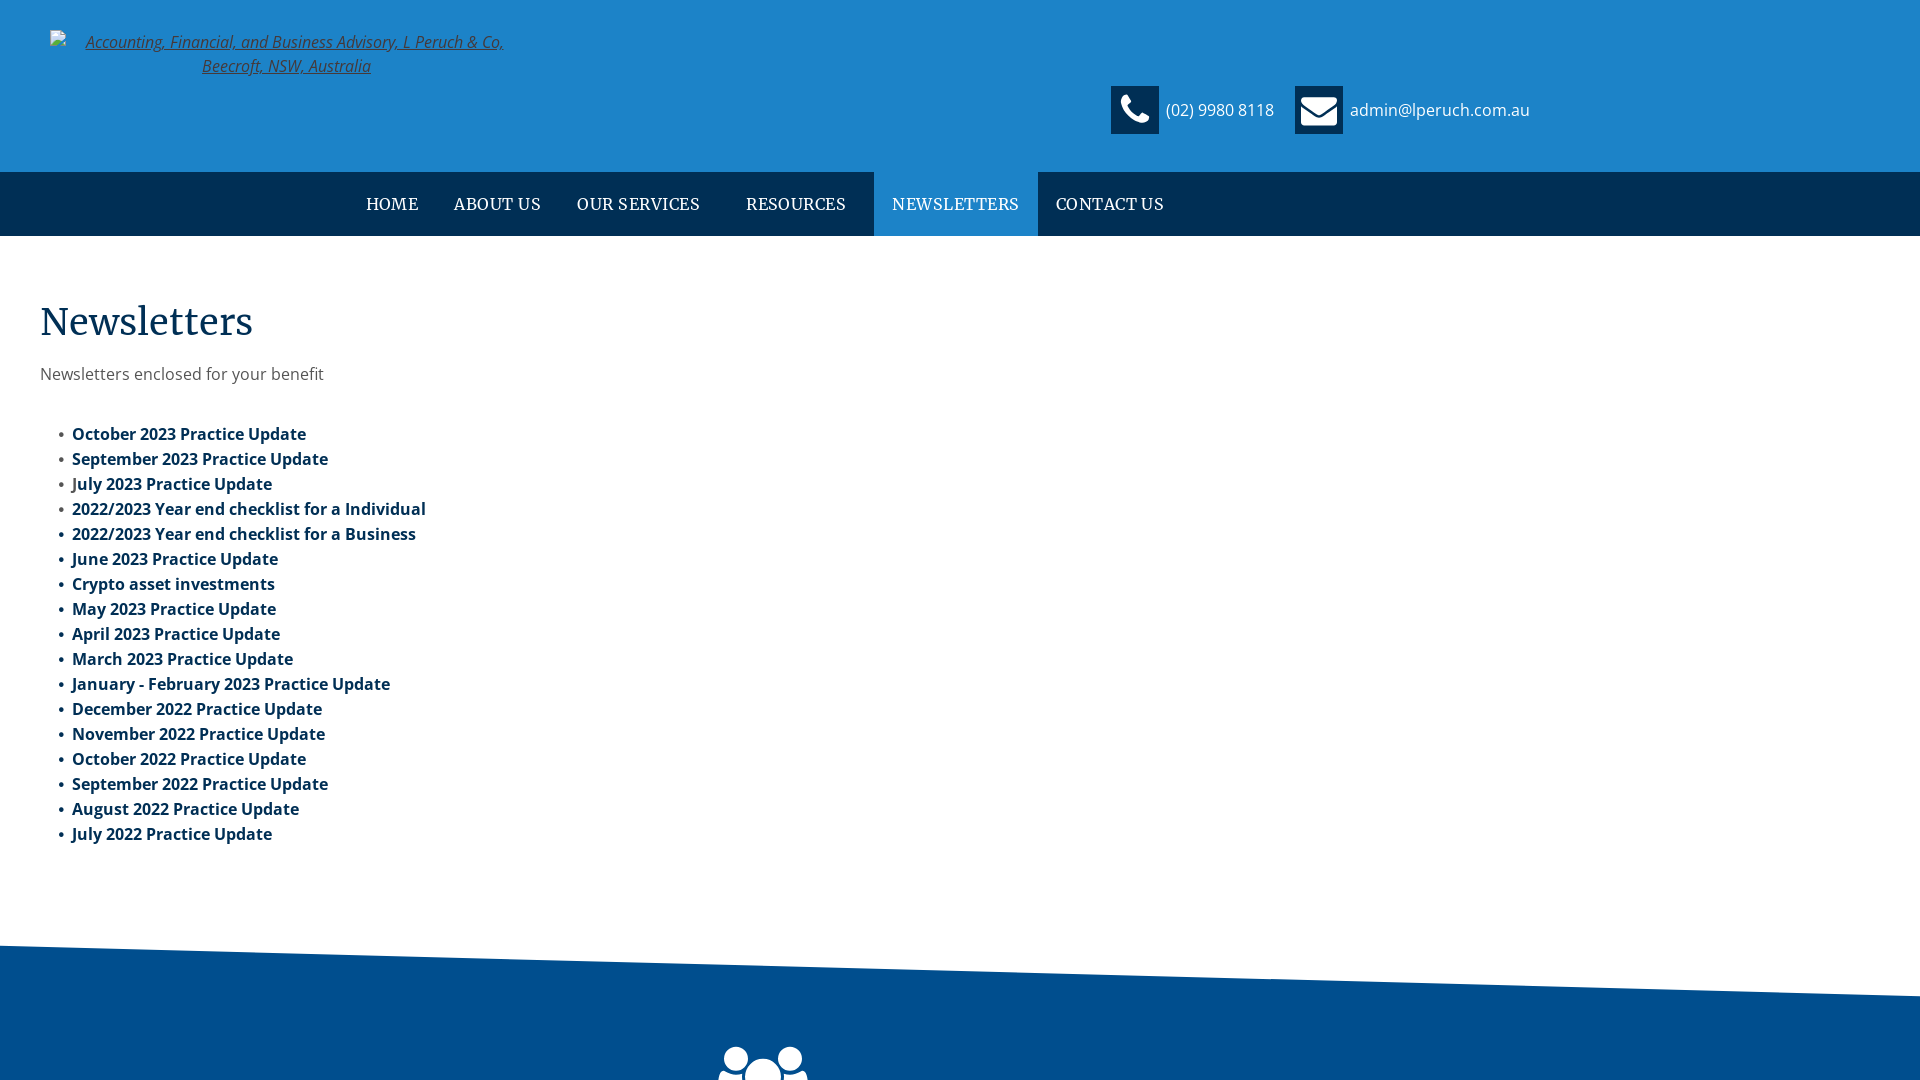 The image size is (1920, 1080). I want to click on 'Crypto asset investments', so click(173, 583).